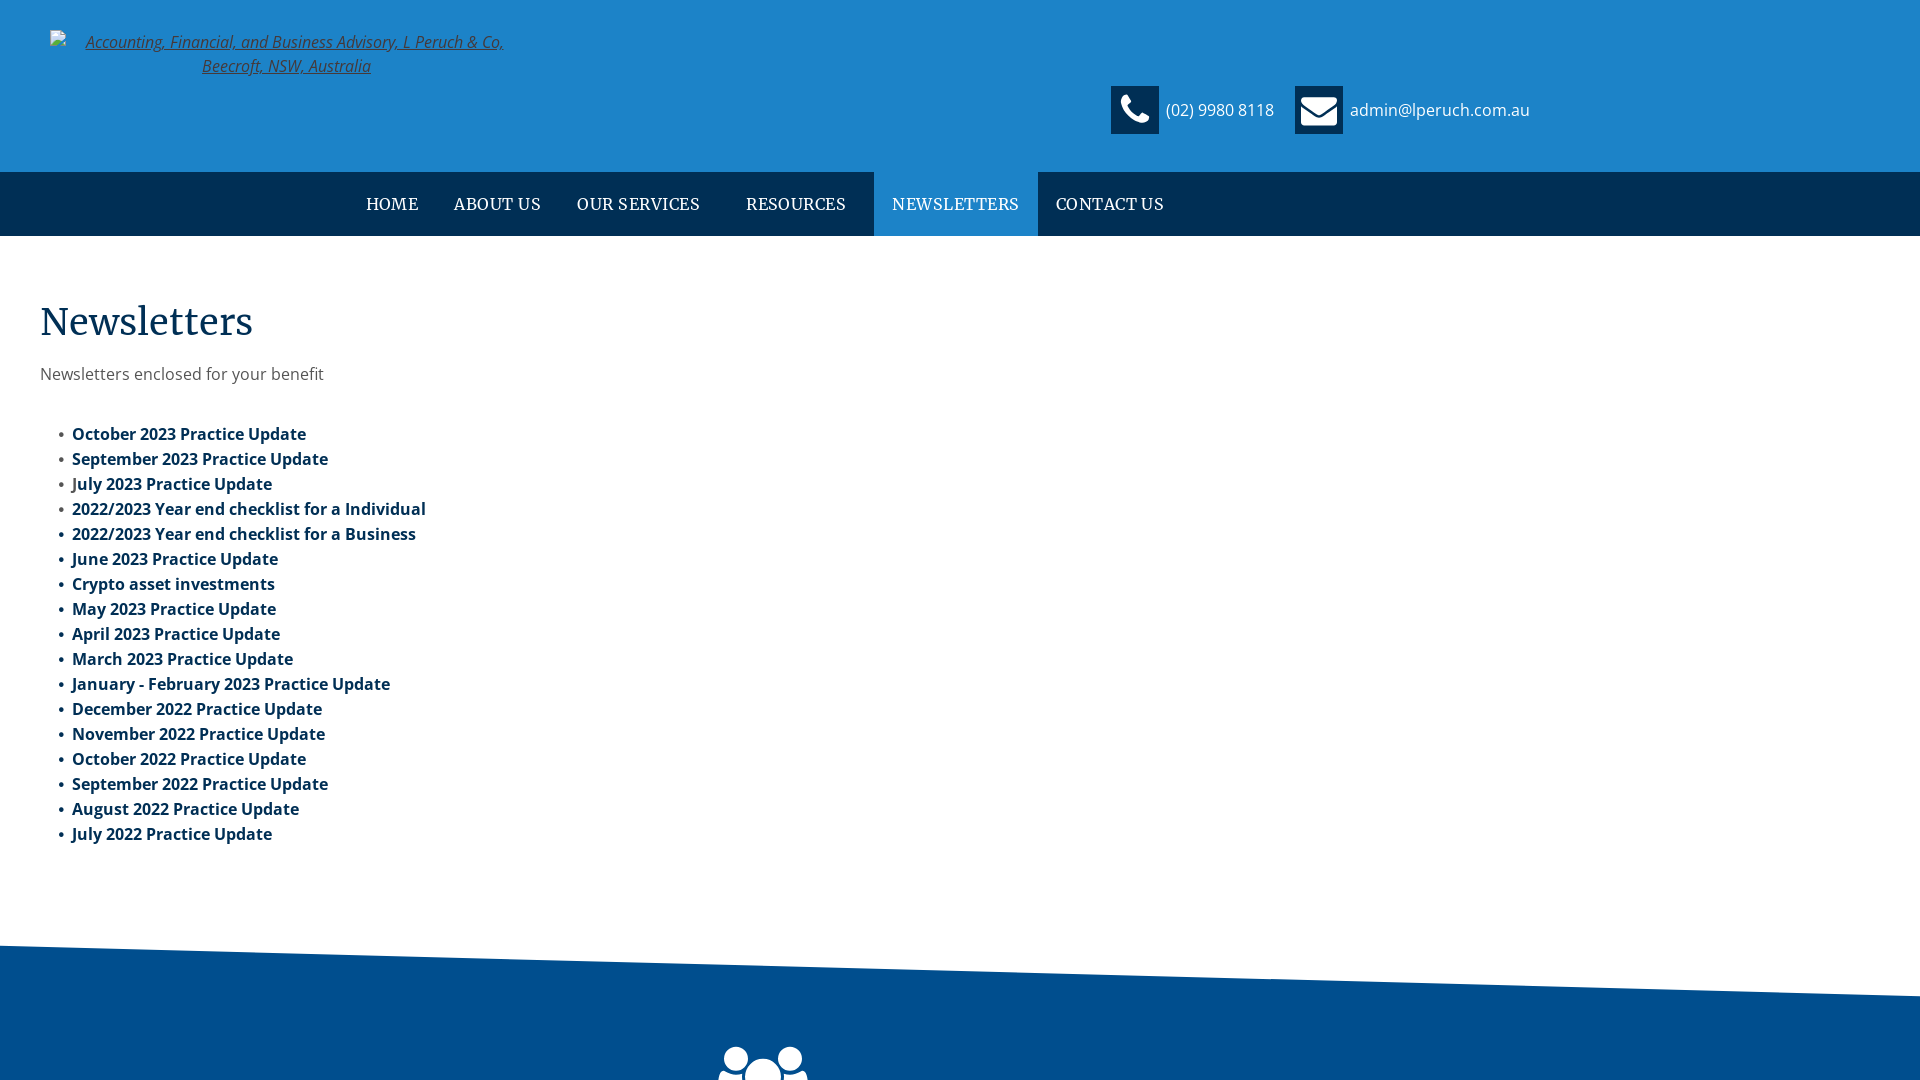 The image size is (1920, 1080). I want to click on 'Crypto asset investments', so click(173, 583).